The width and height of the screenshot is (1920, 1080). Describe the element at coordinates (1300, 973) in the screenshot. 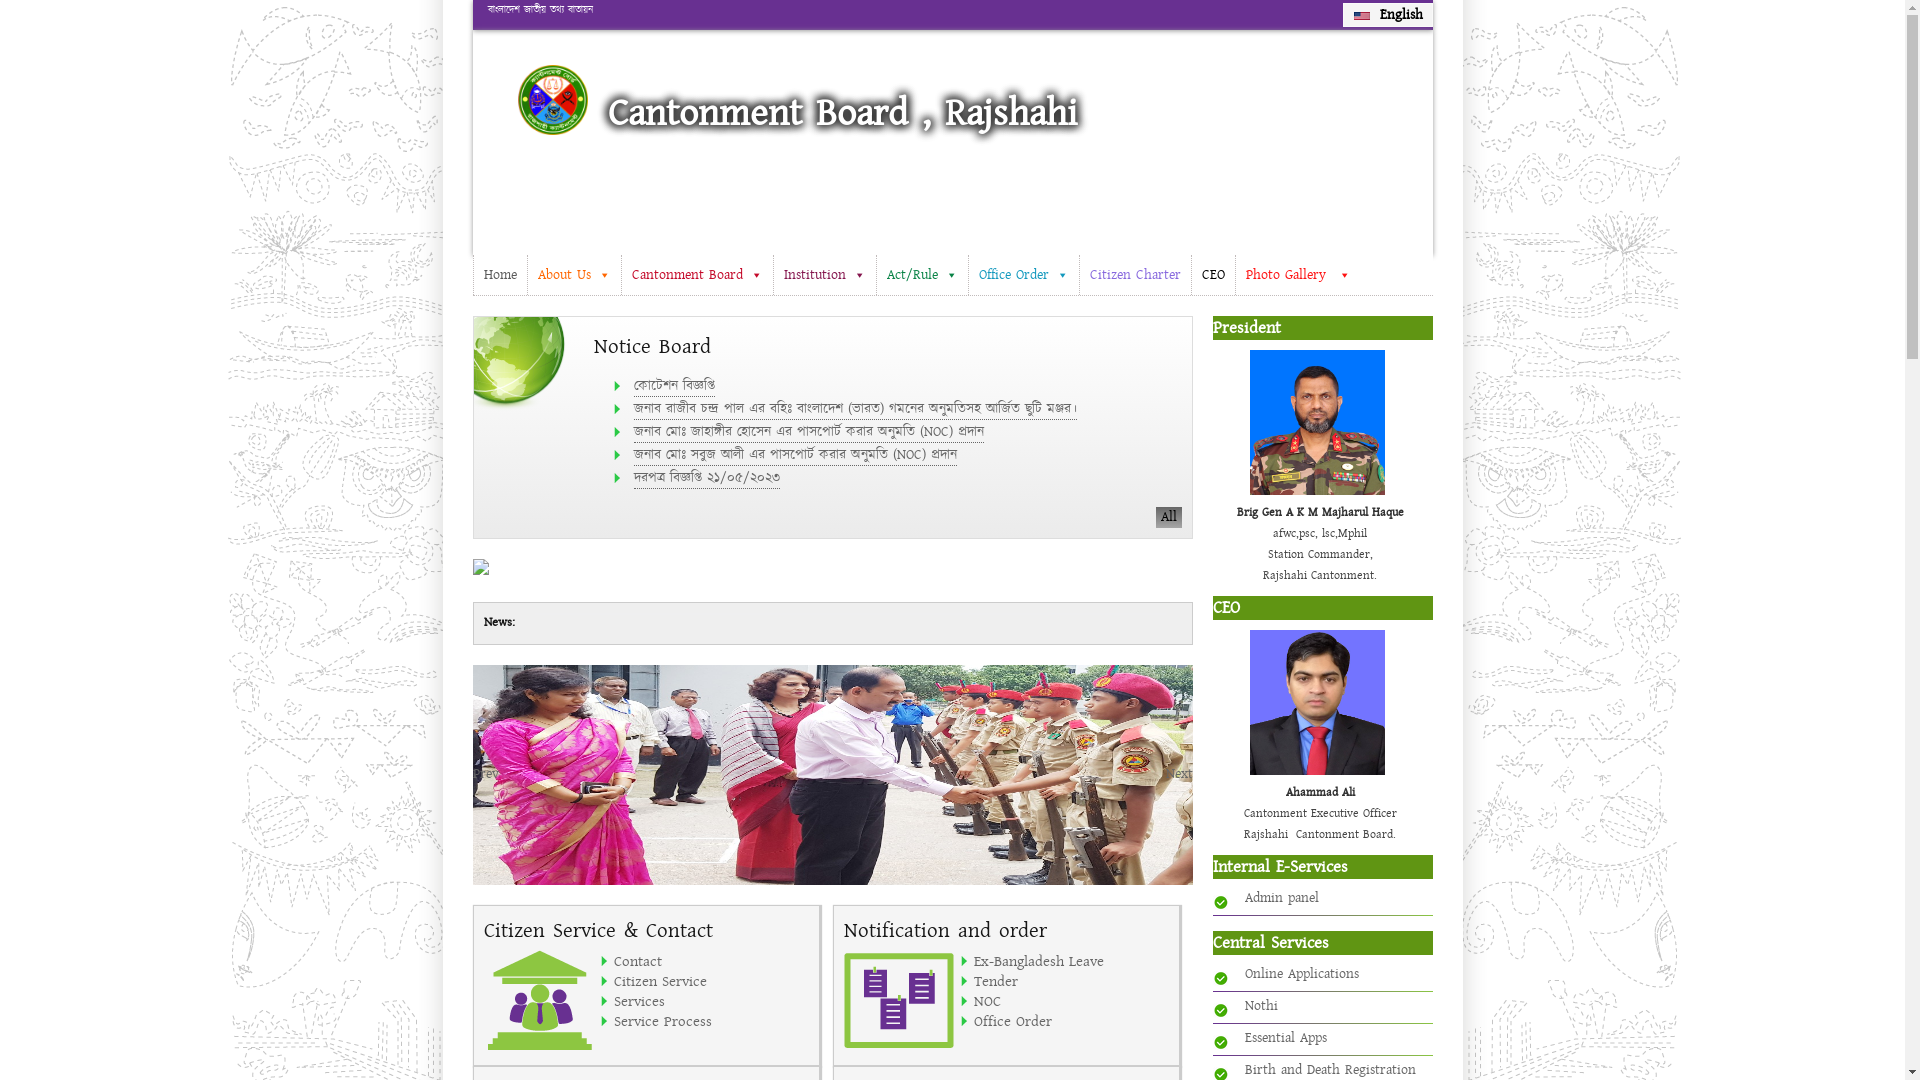

I see `'Online Applications'` at that location.